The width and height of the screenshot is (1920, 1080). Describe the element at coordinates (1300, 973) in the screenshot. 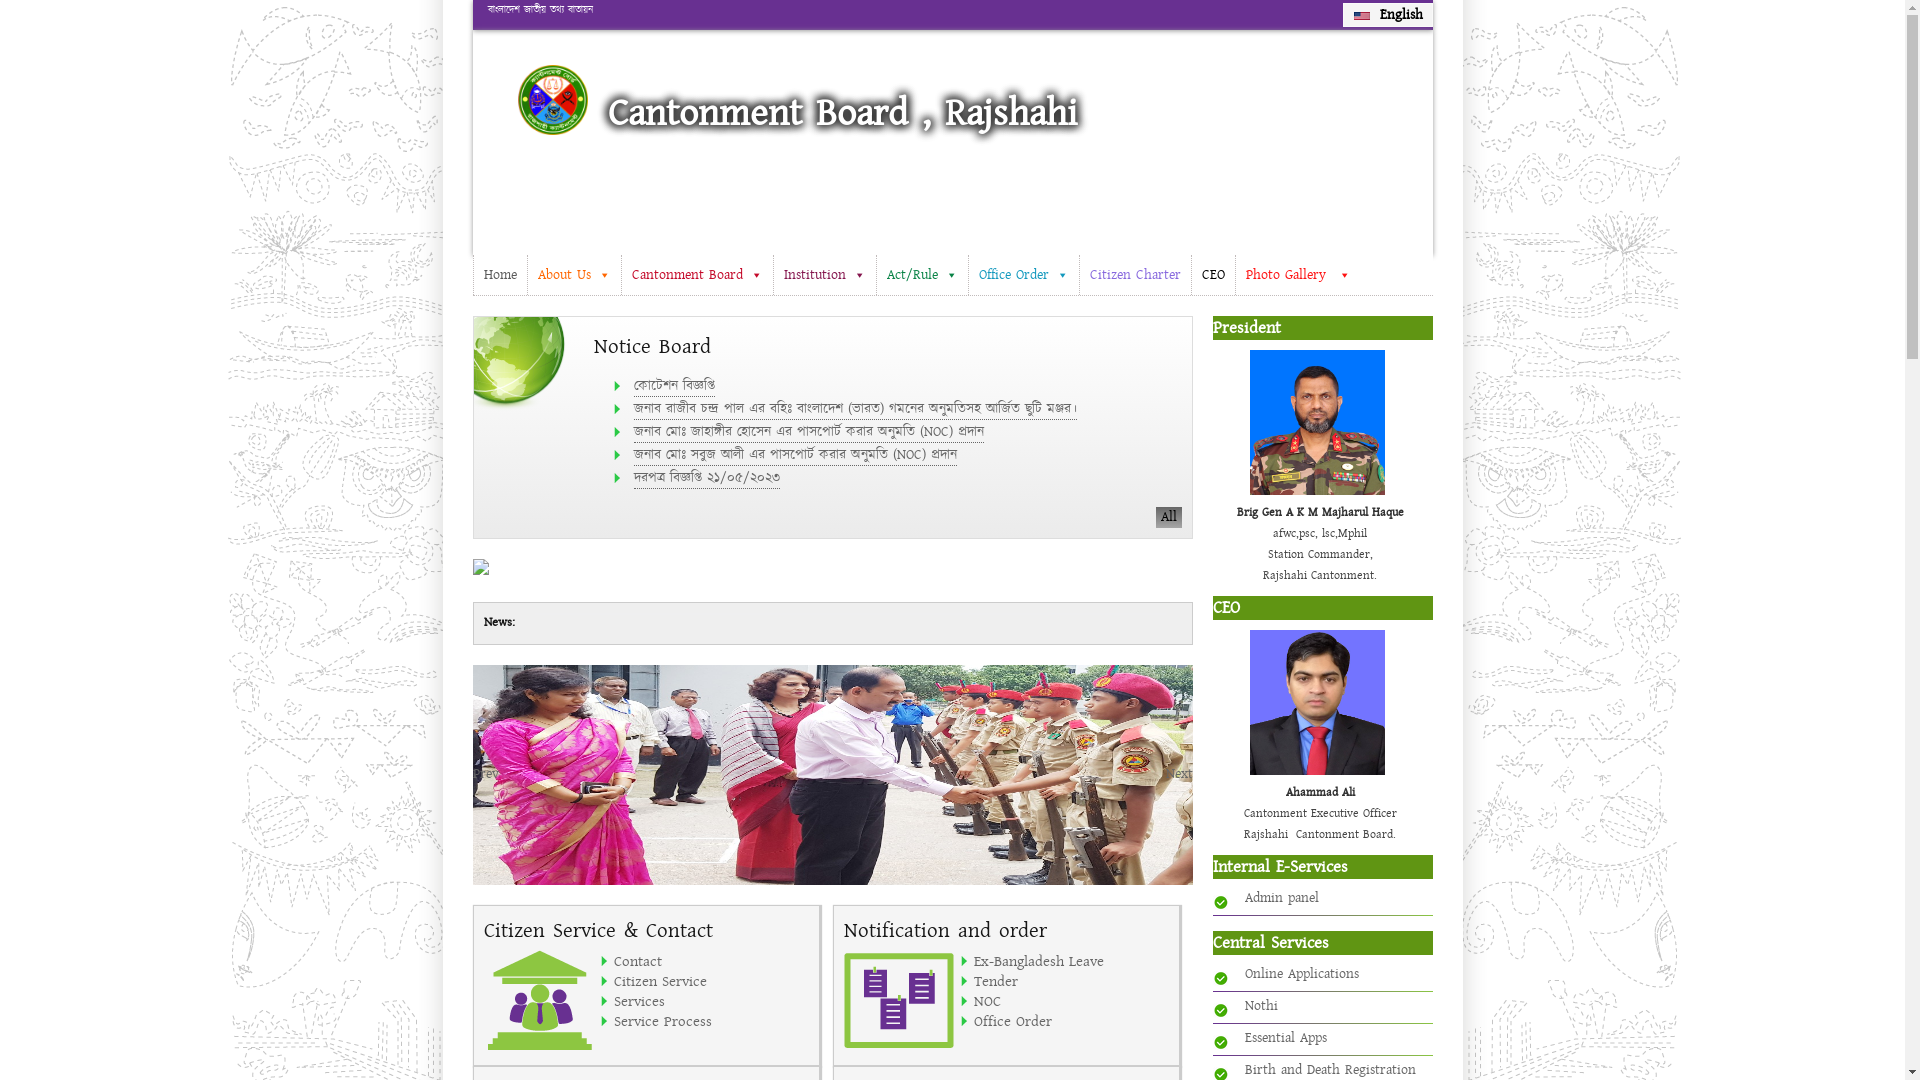

I see `'Online Applications'` at that location.